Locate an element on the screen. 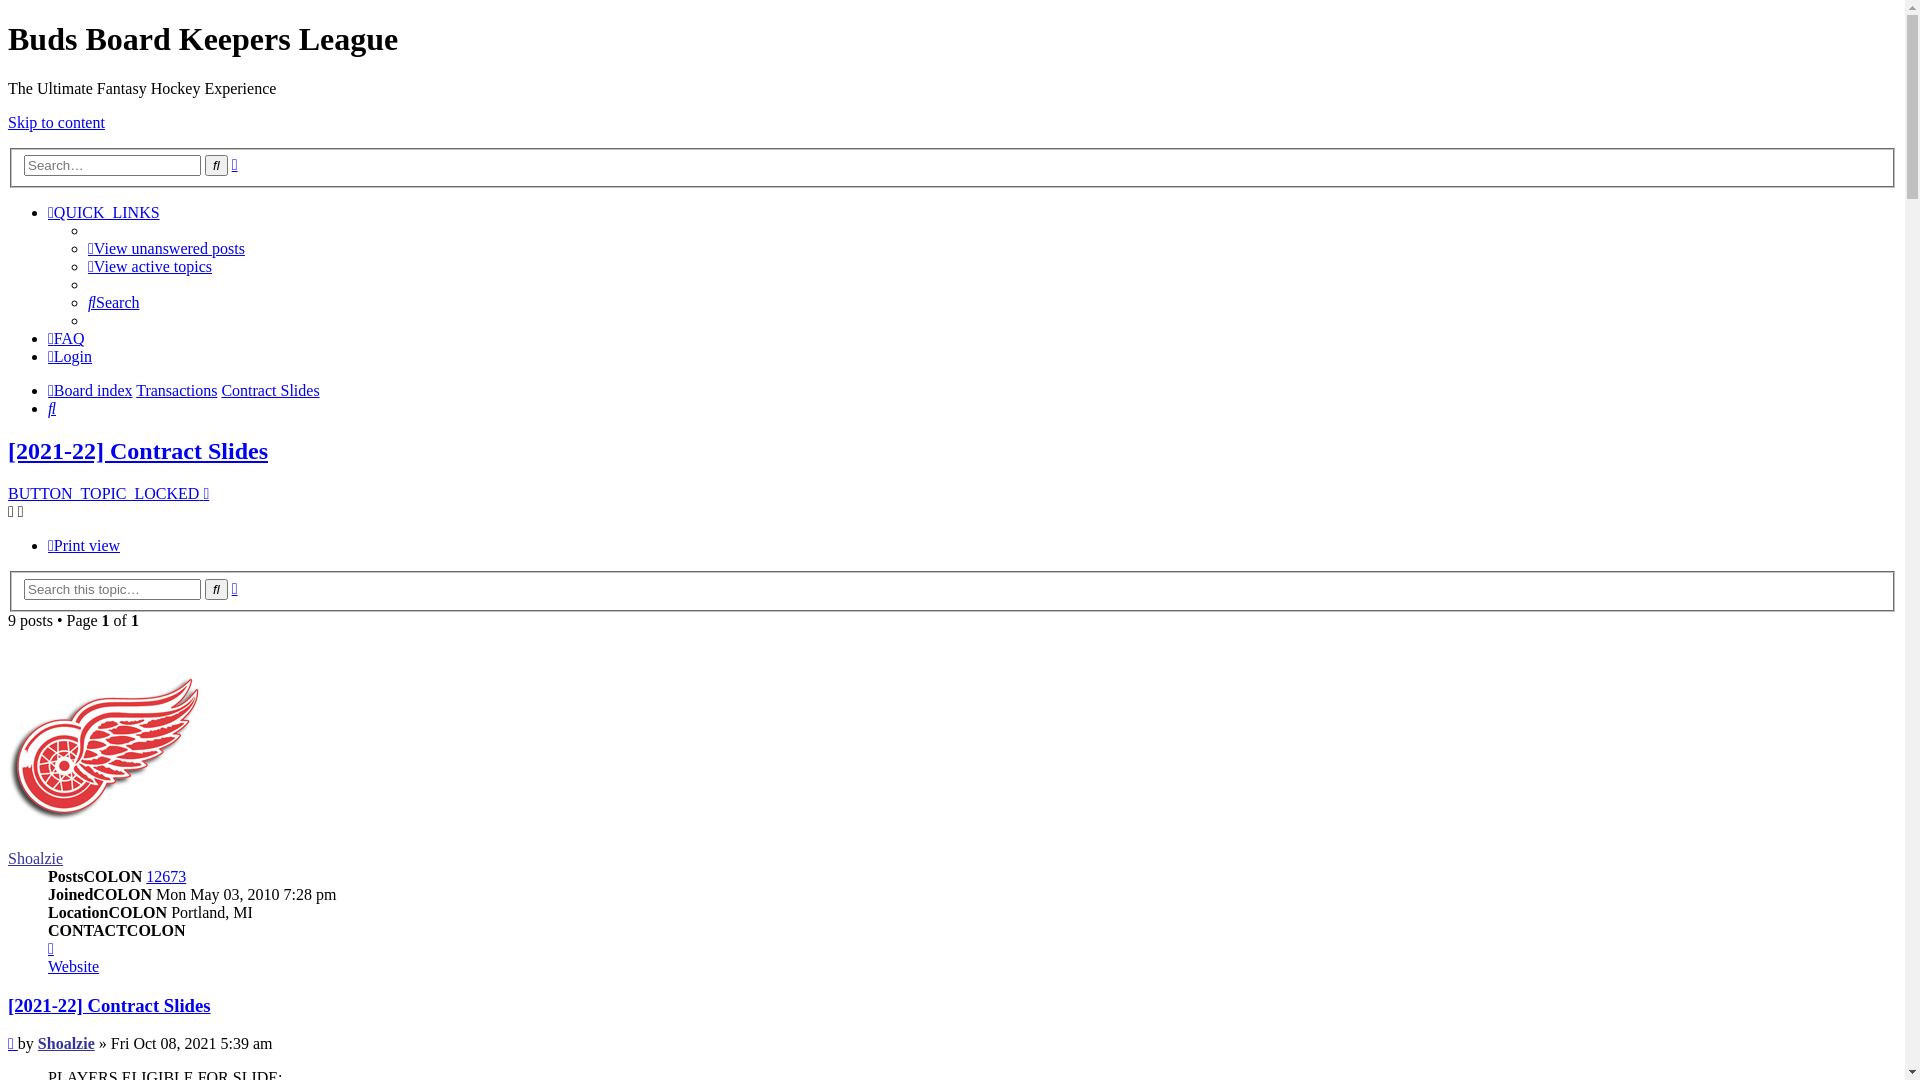 The image size is (1920, 1080). 'CONTACT_USER' is located at coordinates (51, 947).